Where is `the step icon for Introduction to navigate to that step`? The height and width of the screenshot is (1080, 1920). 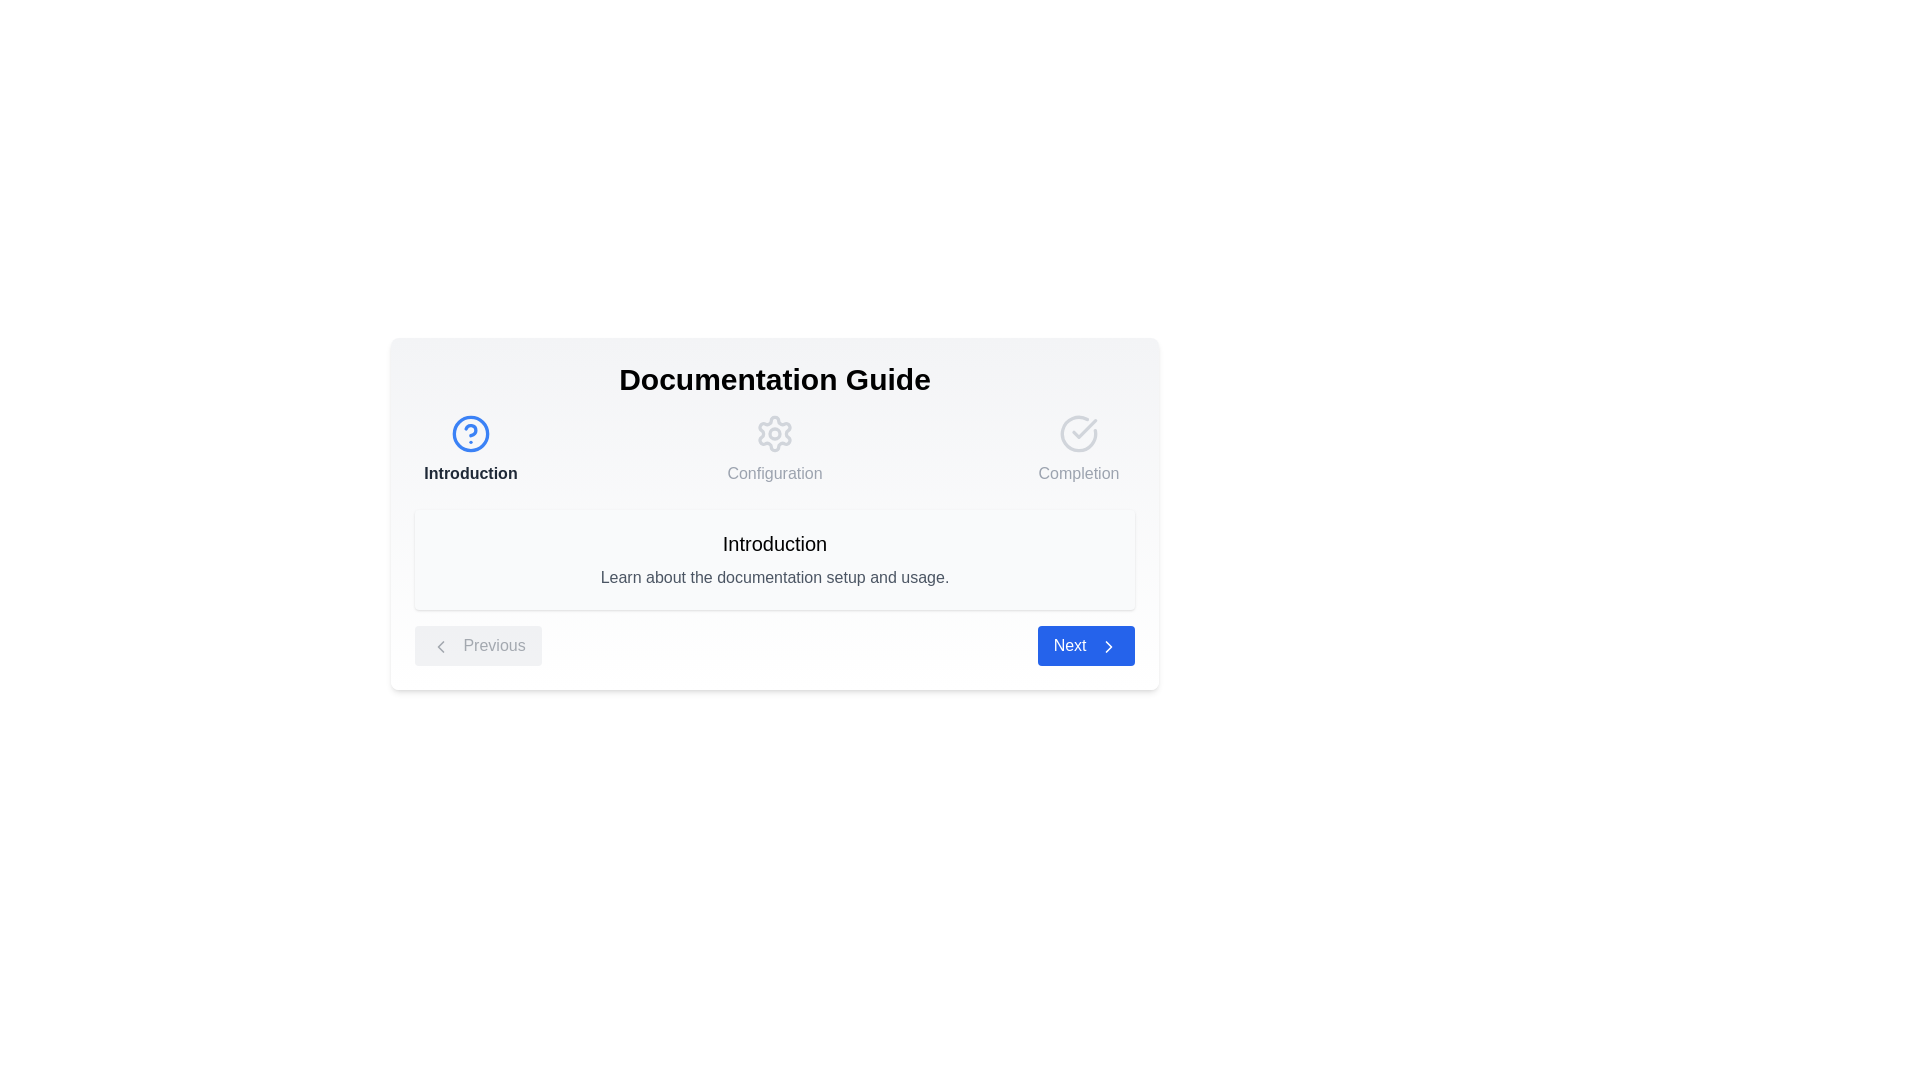 the step icon for Introduction to navigate to that step is located at coordinates (469, 433).